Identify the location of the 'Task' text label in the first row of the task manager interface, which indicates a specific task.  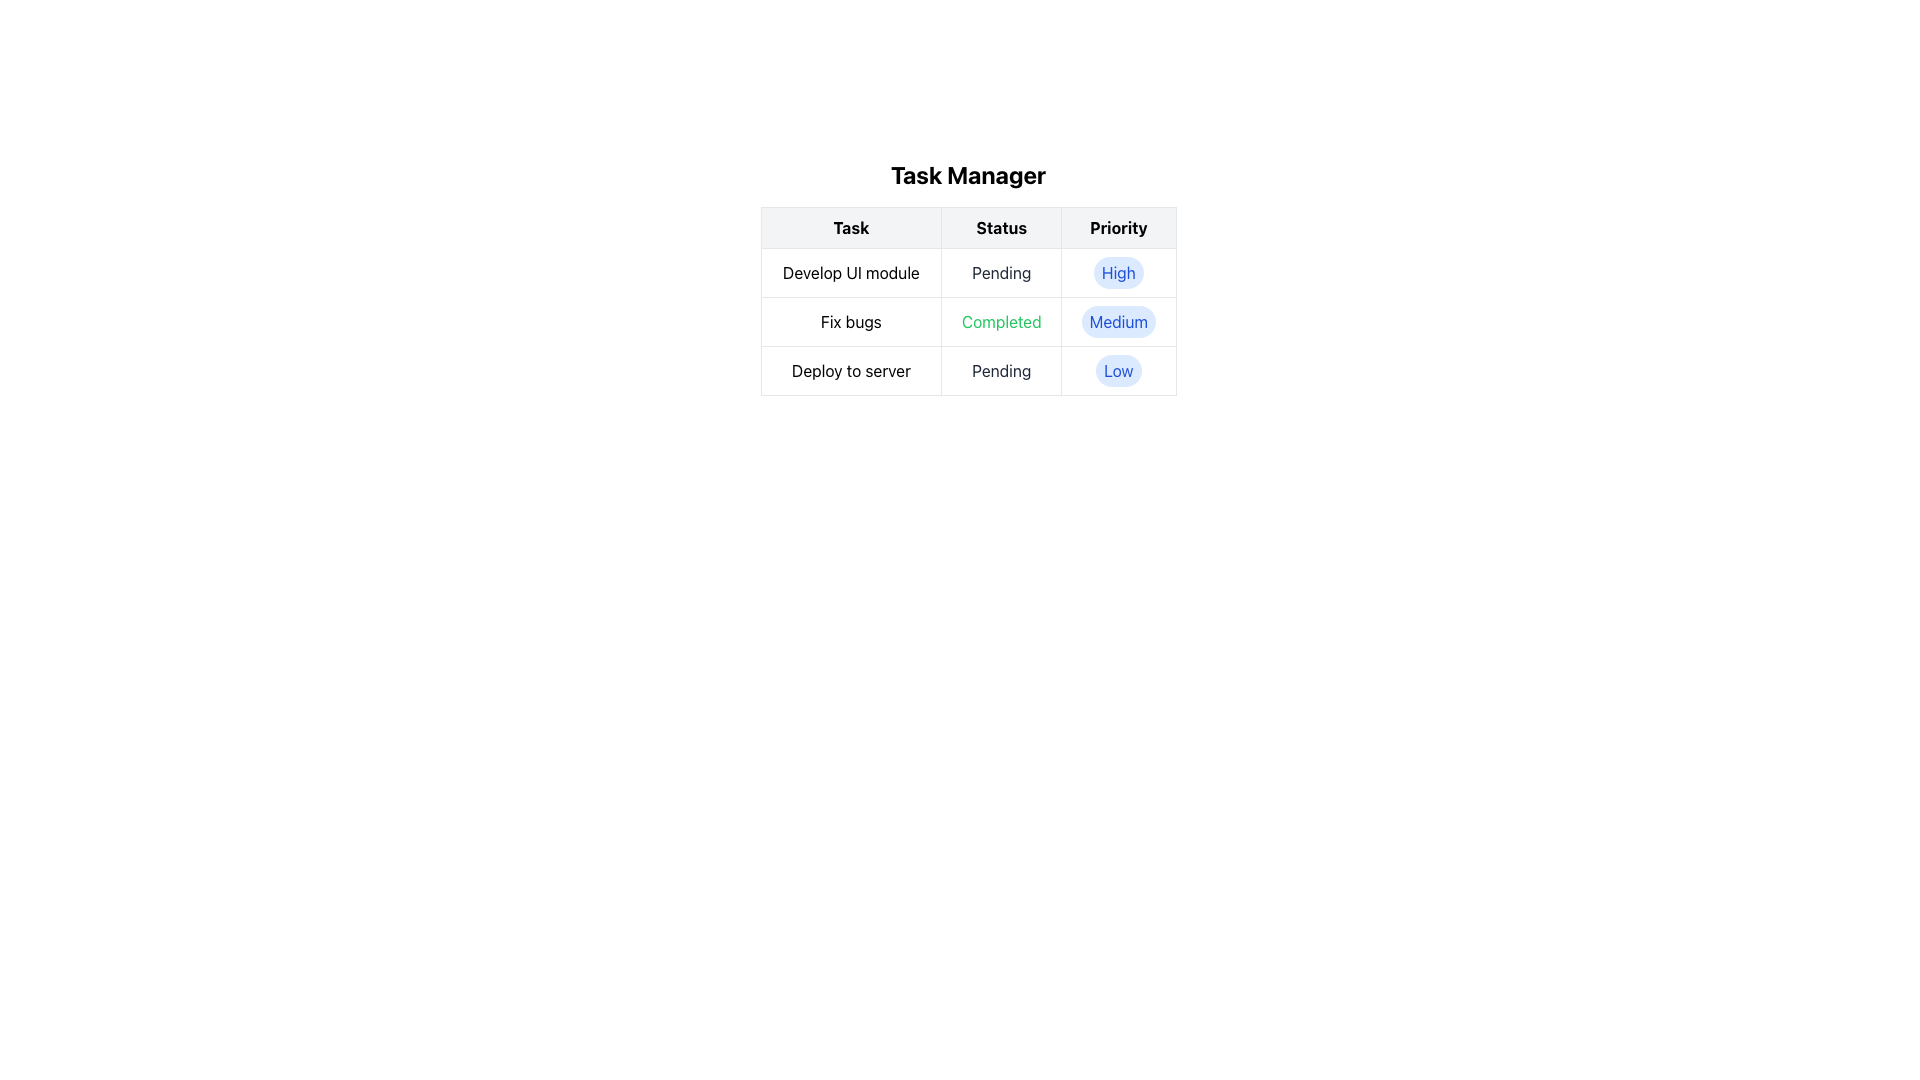
(851, 273).